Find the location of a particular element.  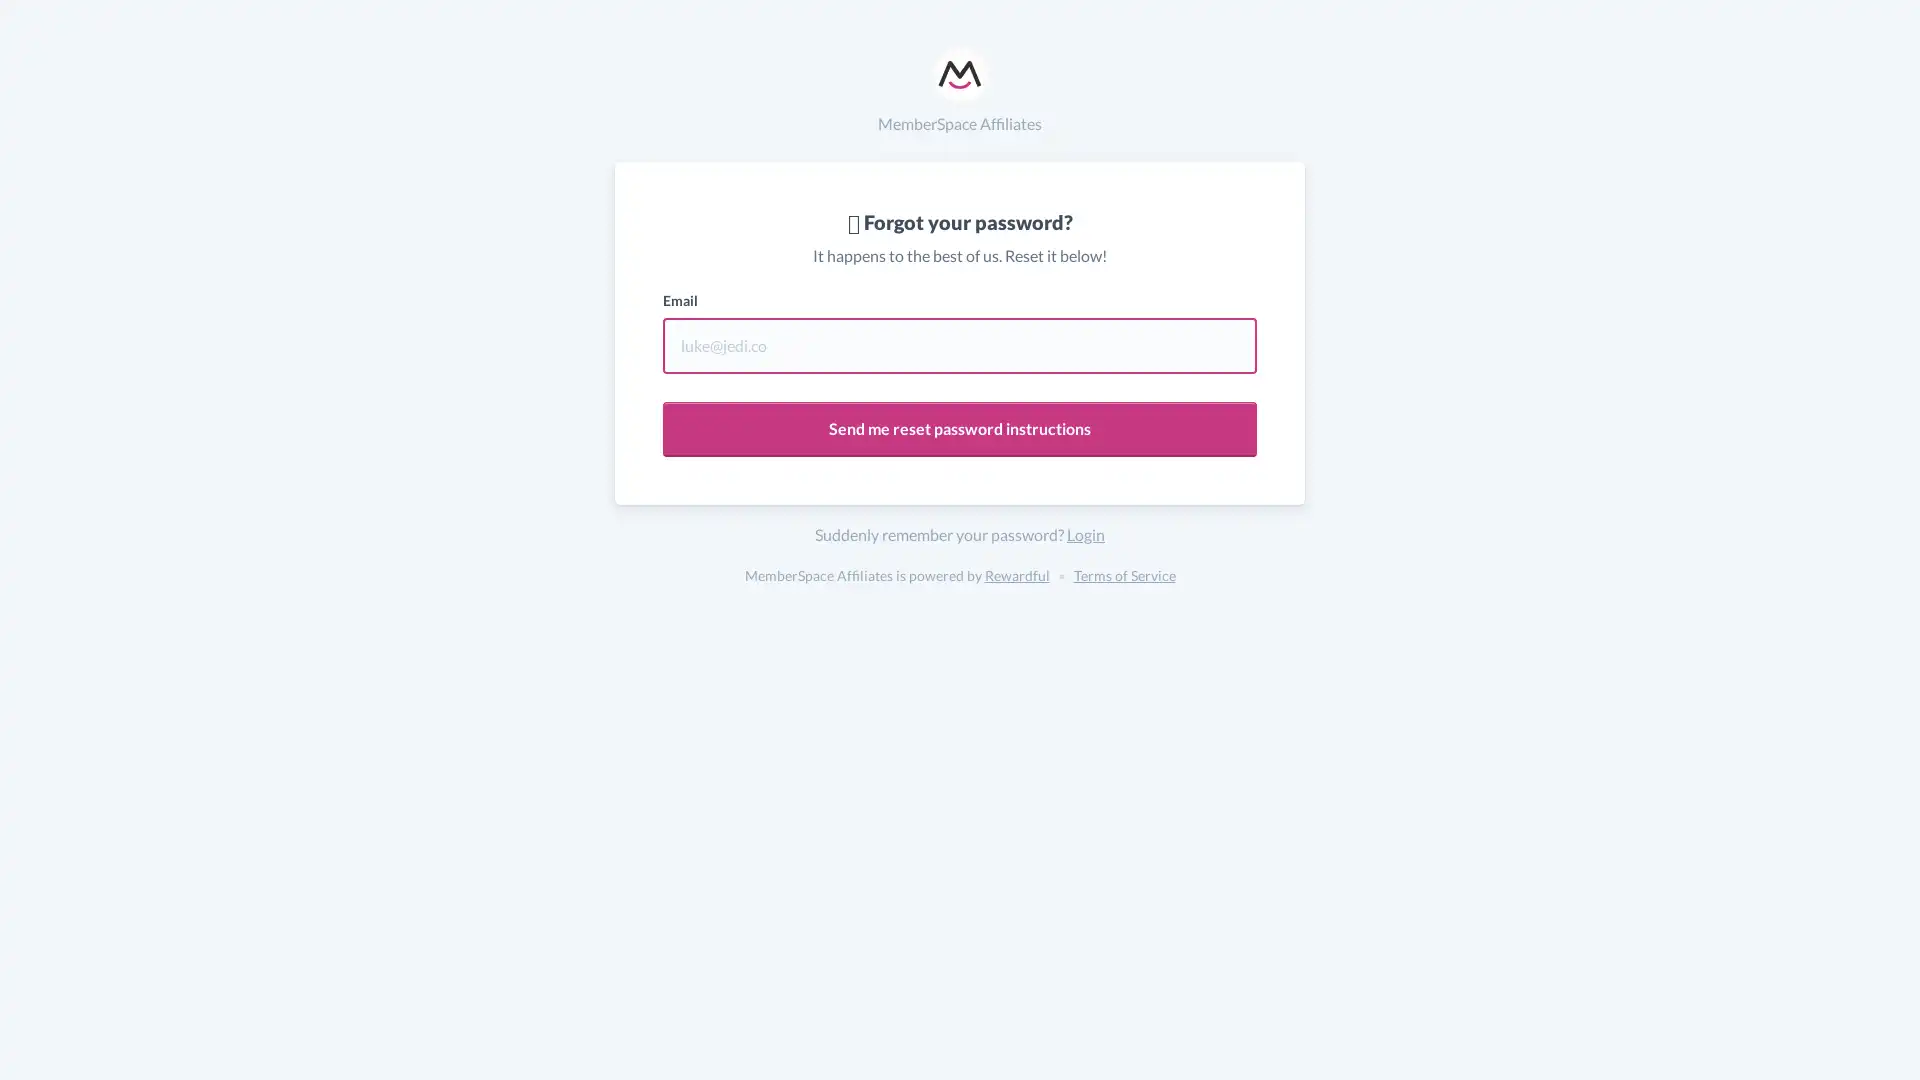

Send me reset password instructions is located at coordinates (960, 427).